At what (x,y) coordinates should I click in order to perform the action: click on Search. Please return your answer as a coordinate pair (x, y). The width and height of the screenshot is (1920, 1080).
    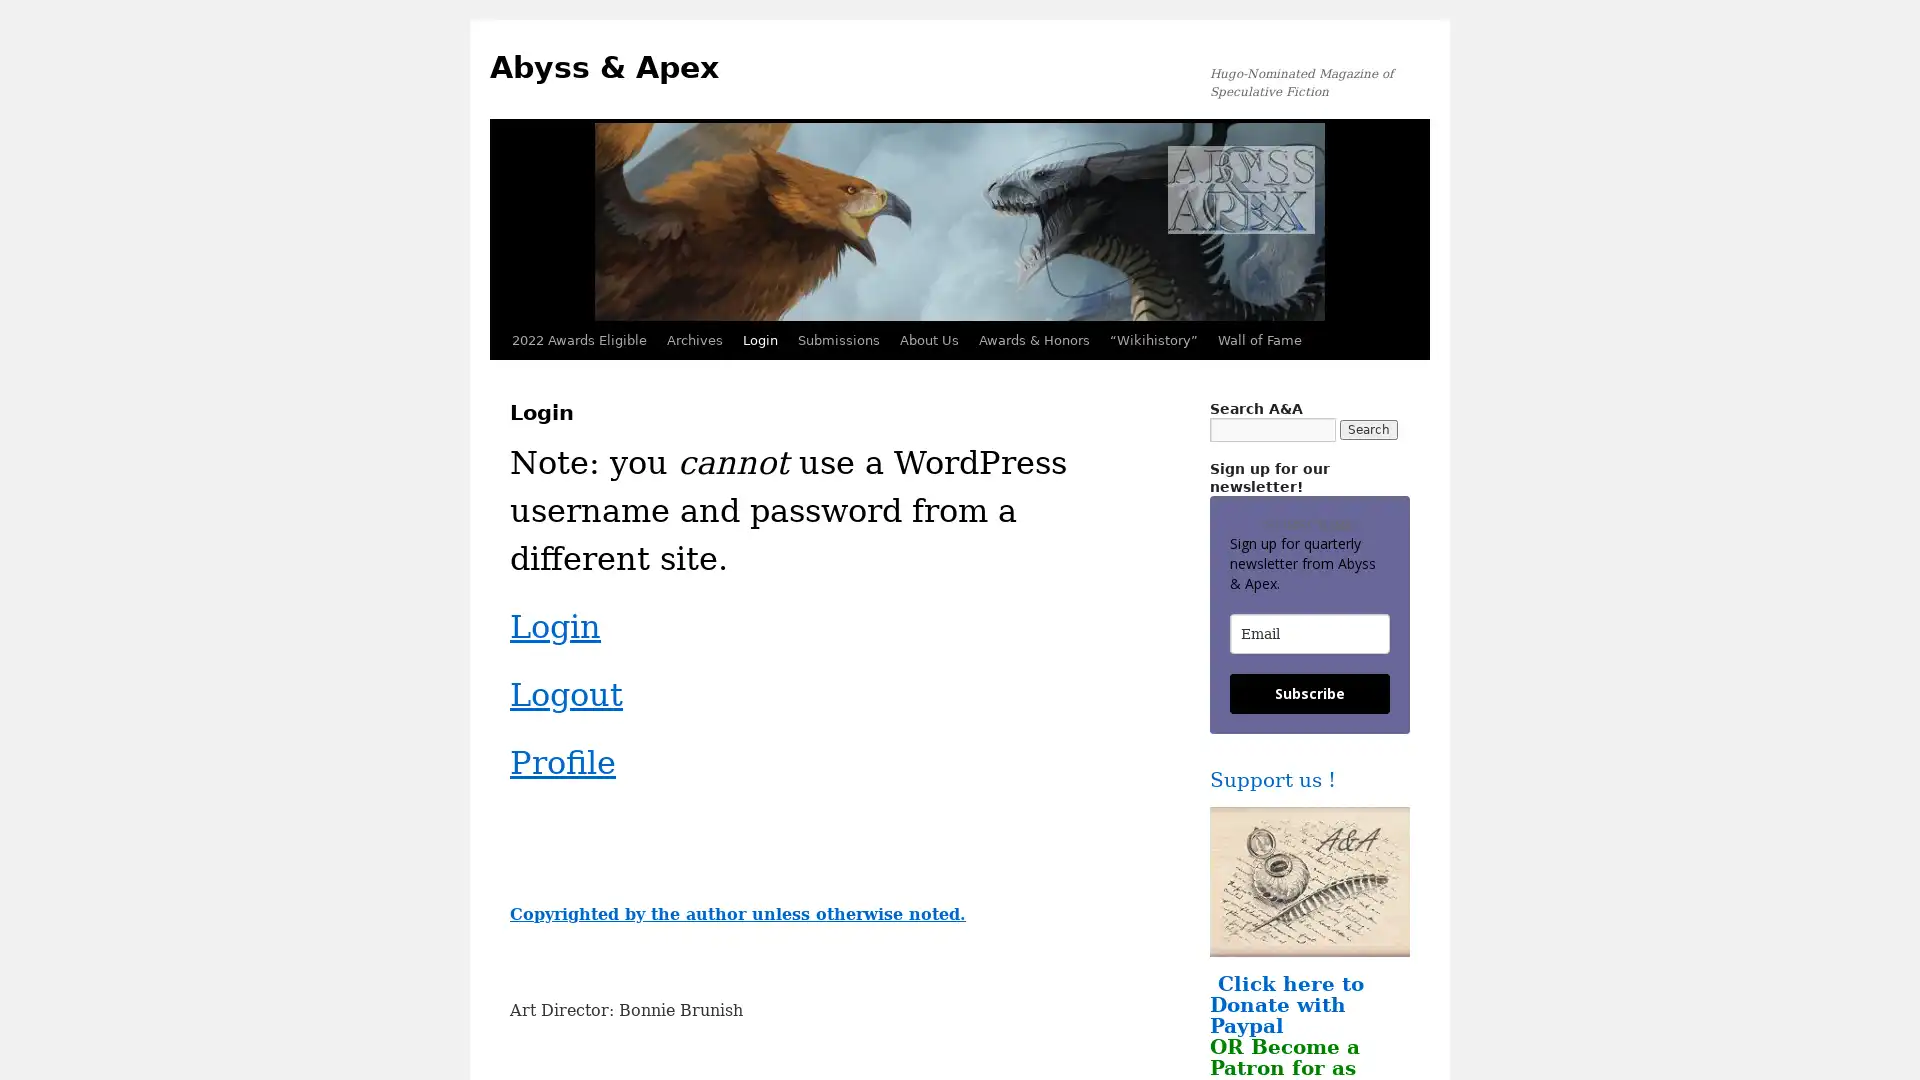
    Looking at the image, I should click on (1367, 428).